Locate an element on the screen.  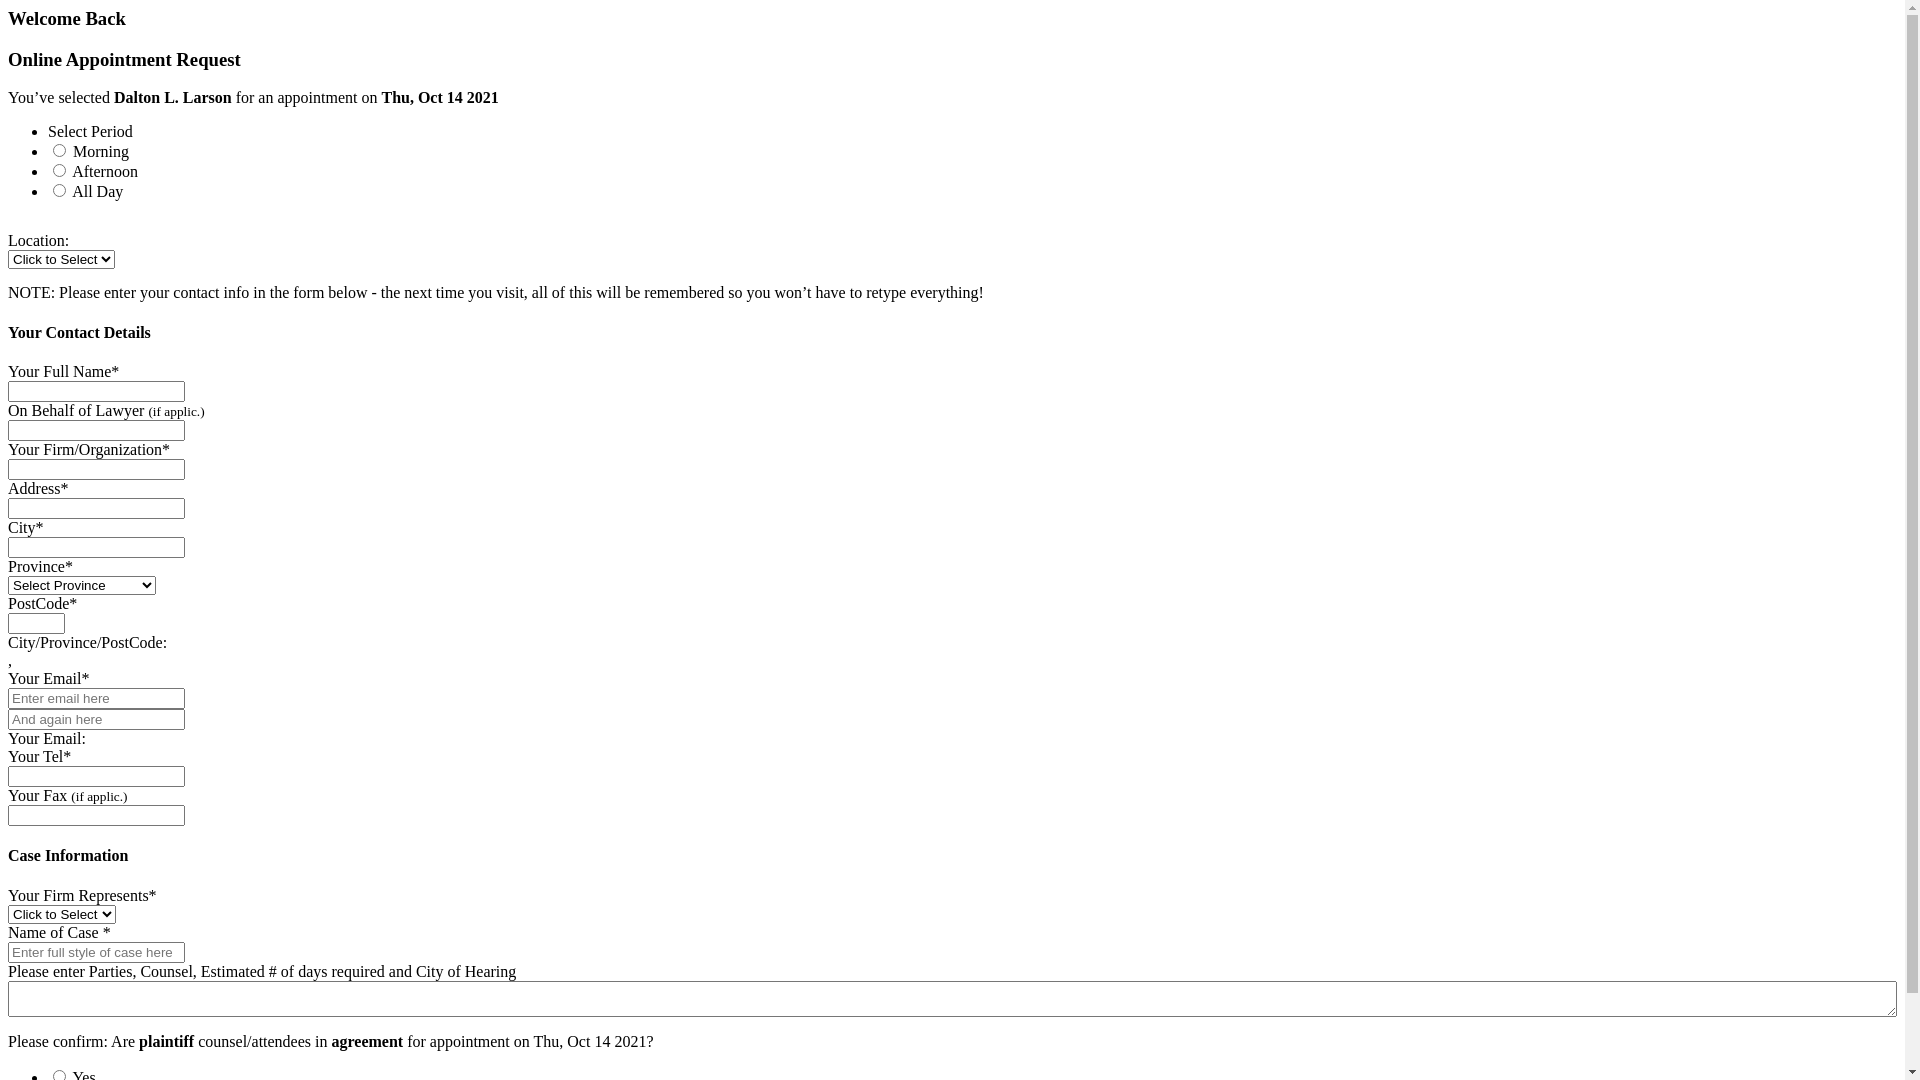
'Please enter valid PostCode!' is located at coordinates (8, 622).